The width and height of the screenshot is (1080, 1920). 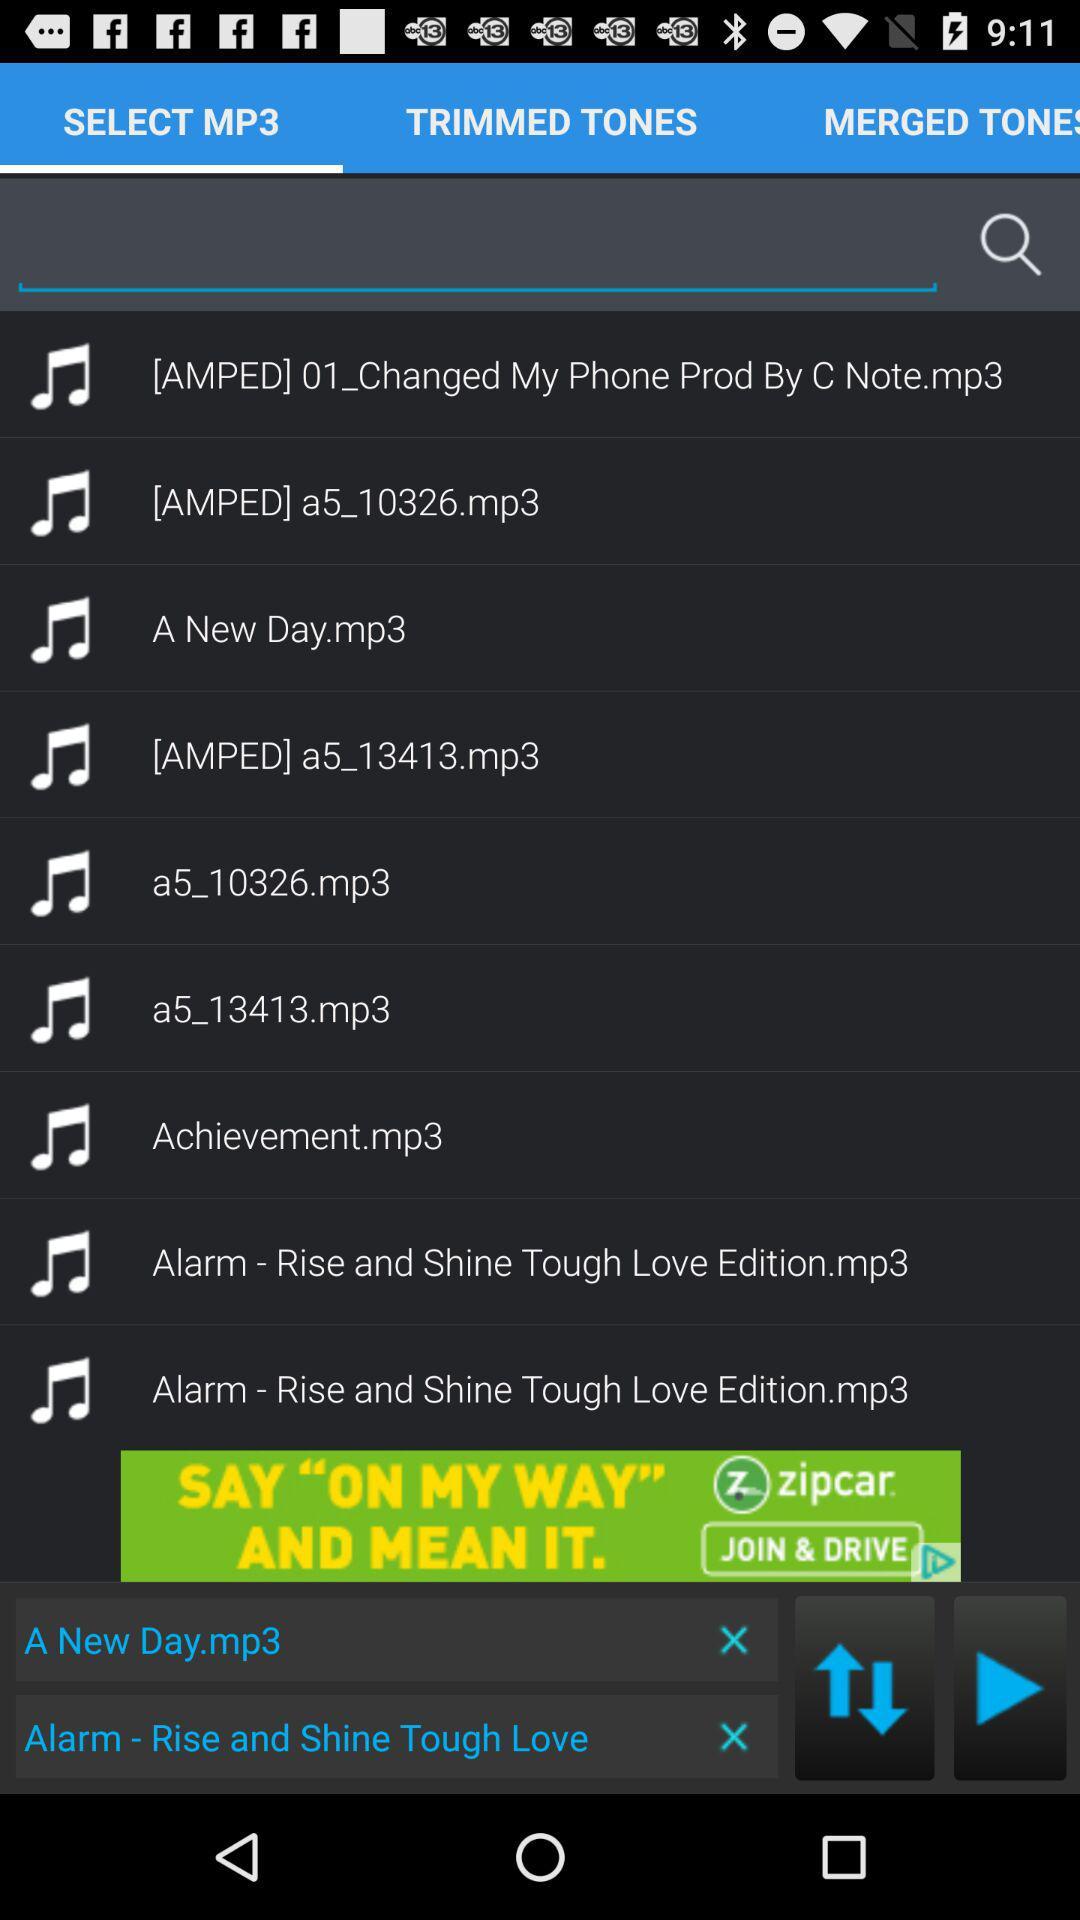 What do you see at coordinates (735, 1639) in the screenshot?
I see `close` at bounding box center [735, 1639].